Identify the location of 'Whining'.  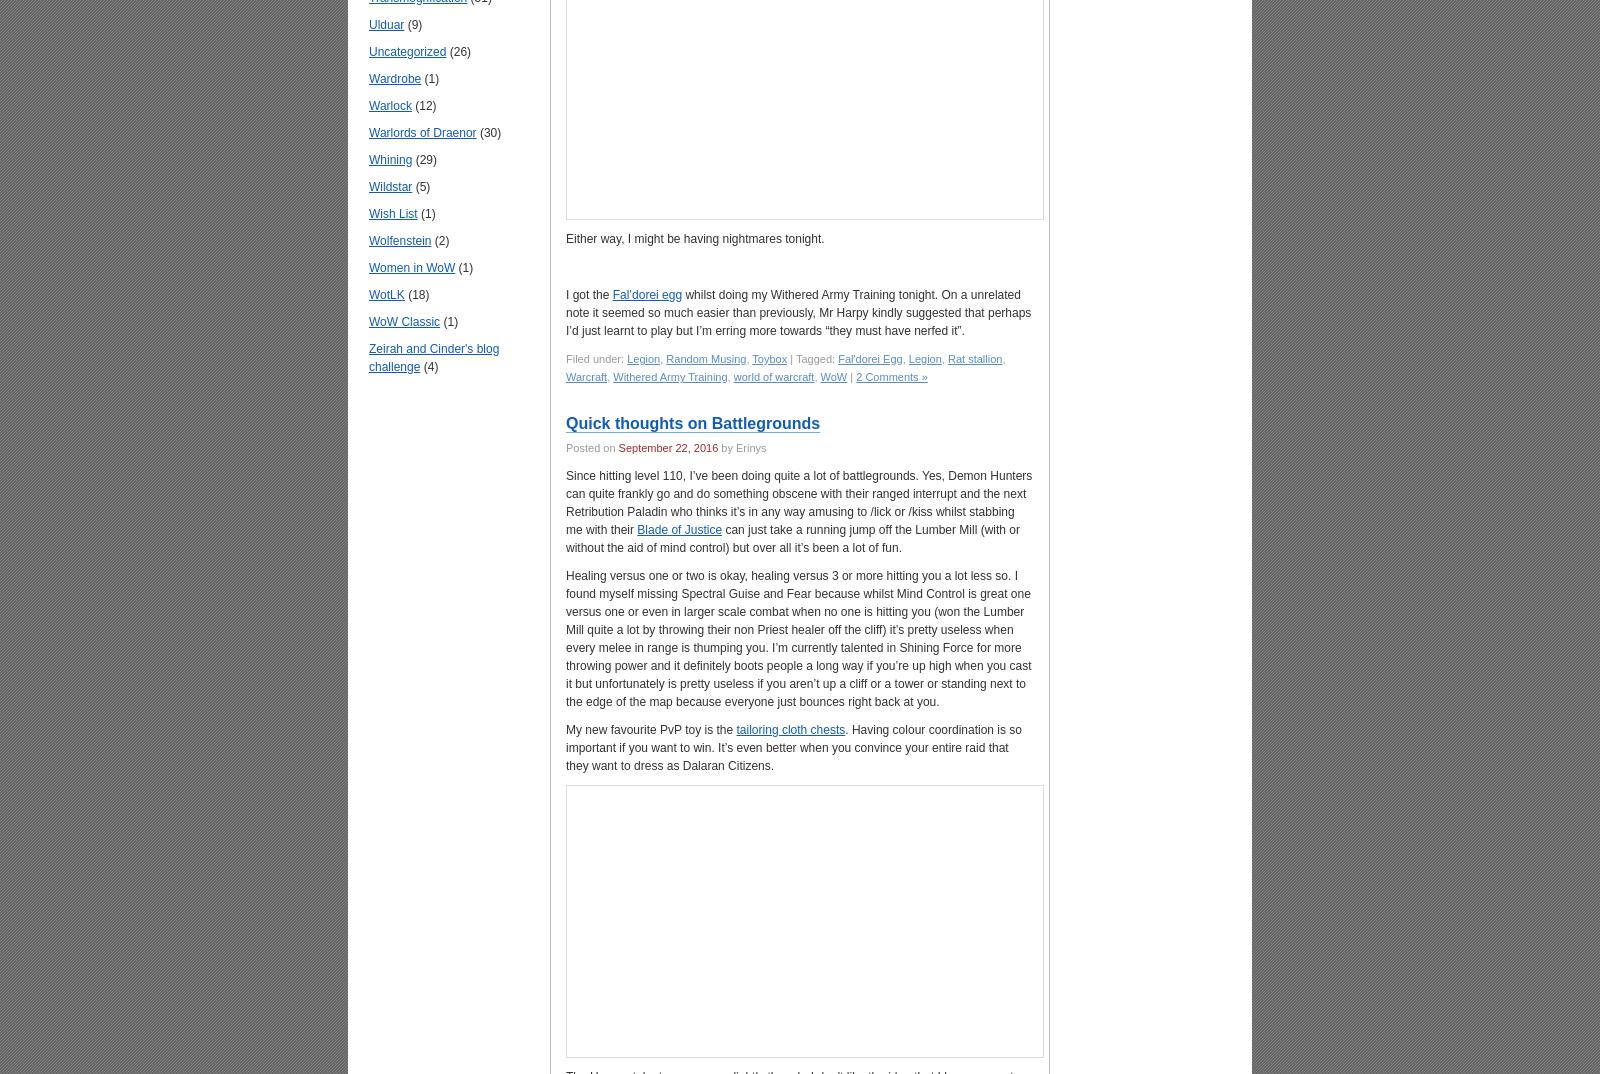
(390, 157).